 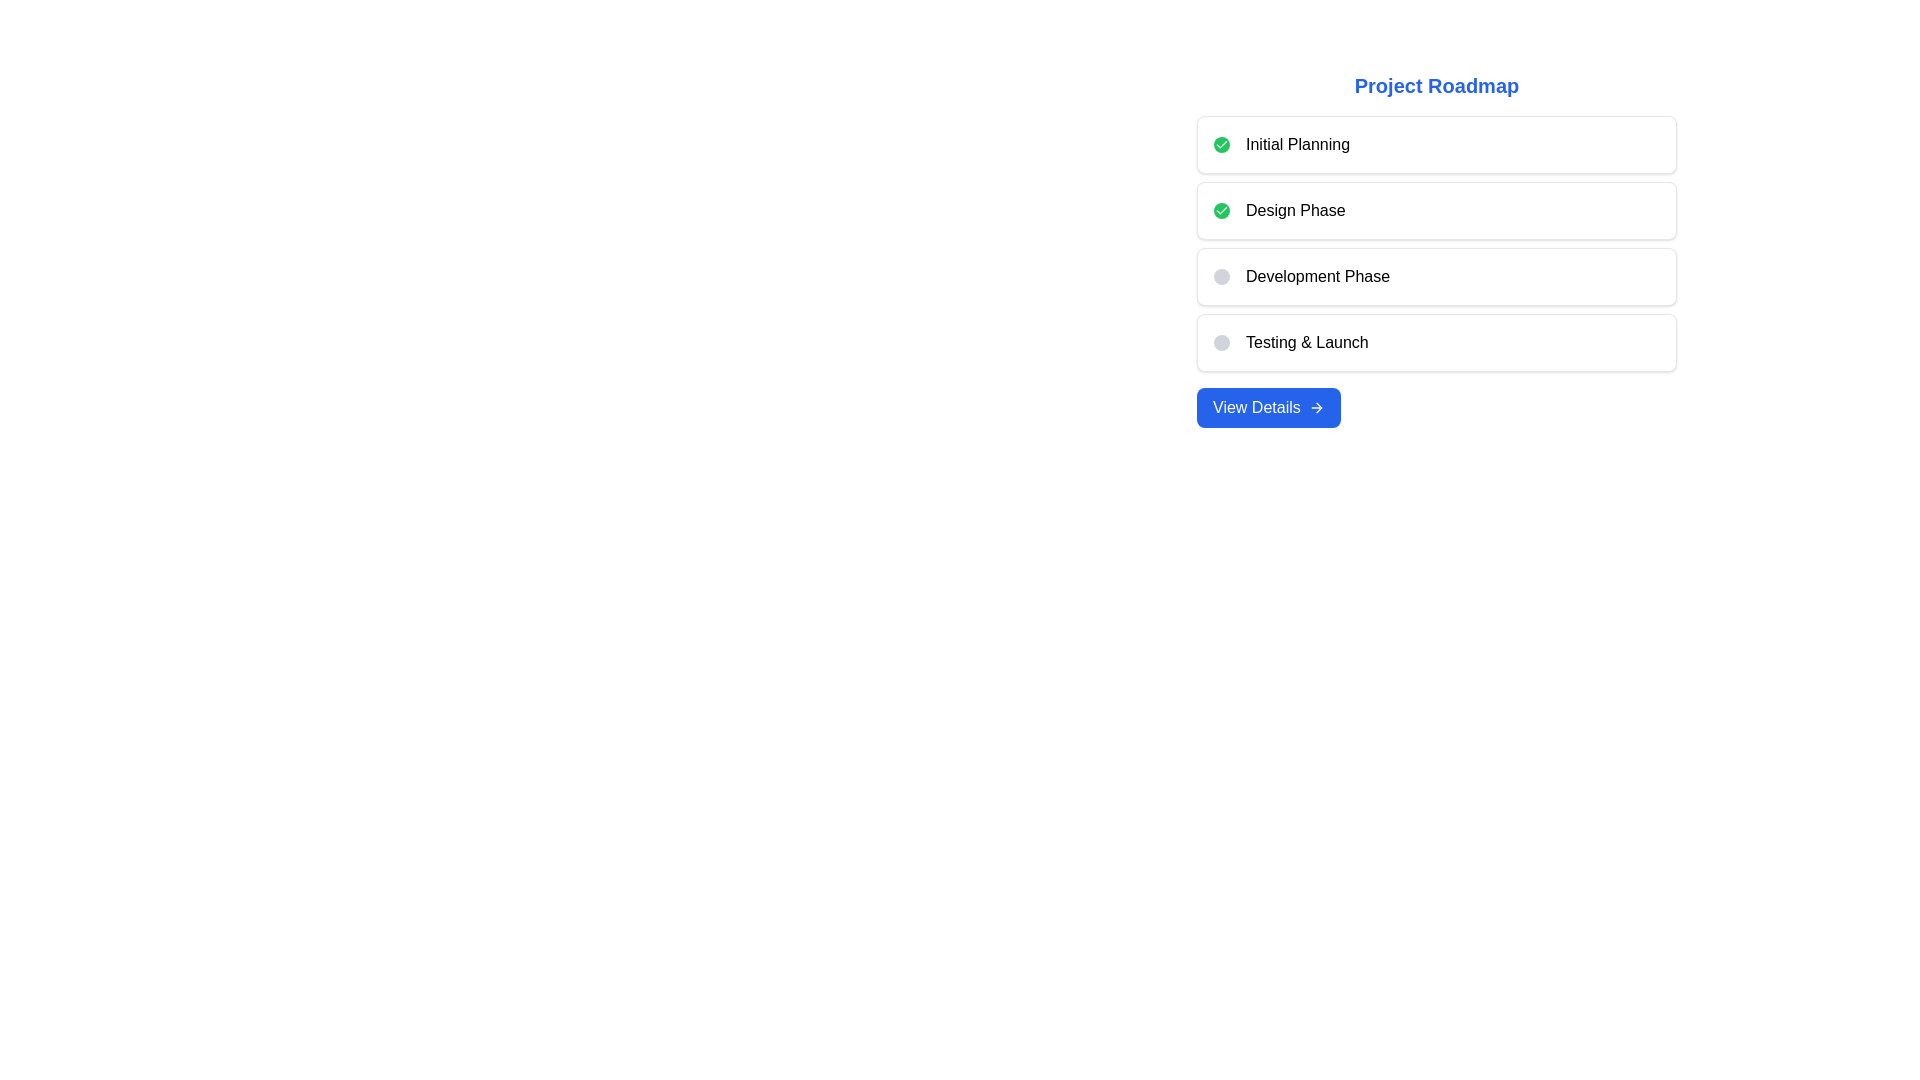 What do you see at coordinates (1307, 342) in the screenshot?
I see `the label containing the text 'Testing & Launch', which is positioned below 'Development Phase' and above 'View Details' in the list` at bounding box center [1307, 342].